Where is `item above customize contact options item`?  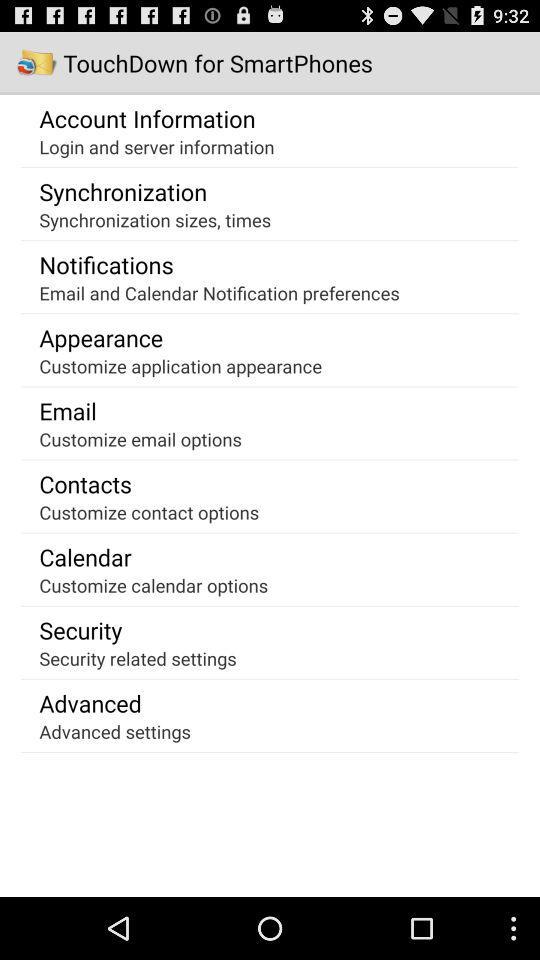 item above customize contact options item is located at coordinates (84, 482).